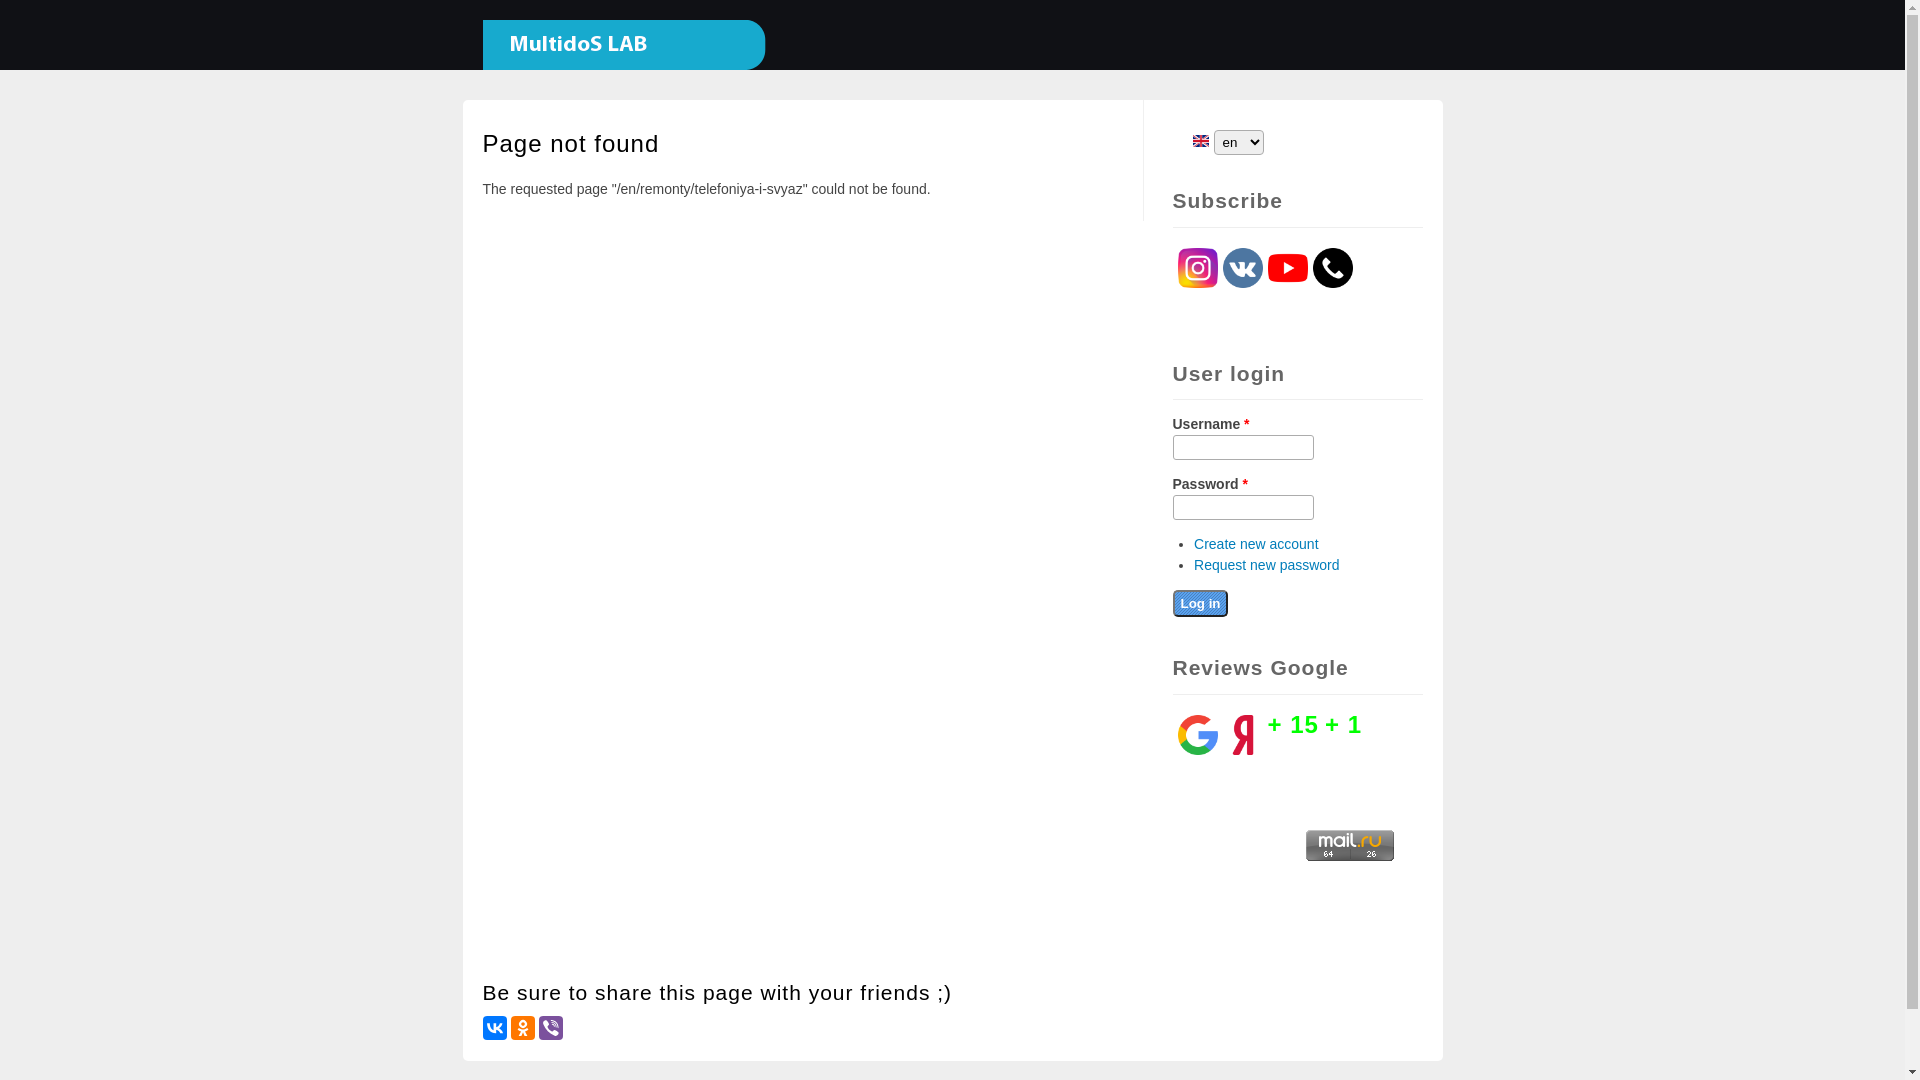  I want to click on '+ 1', so click(1343, 723).